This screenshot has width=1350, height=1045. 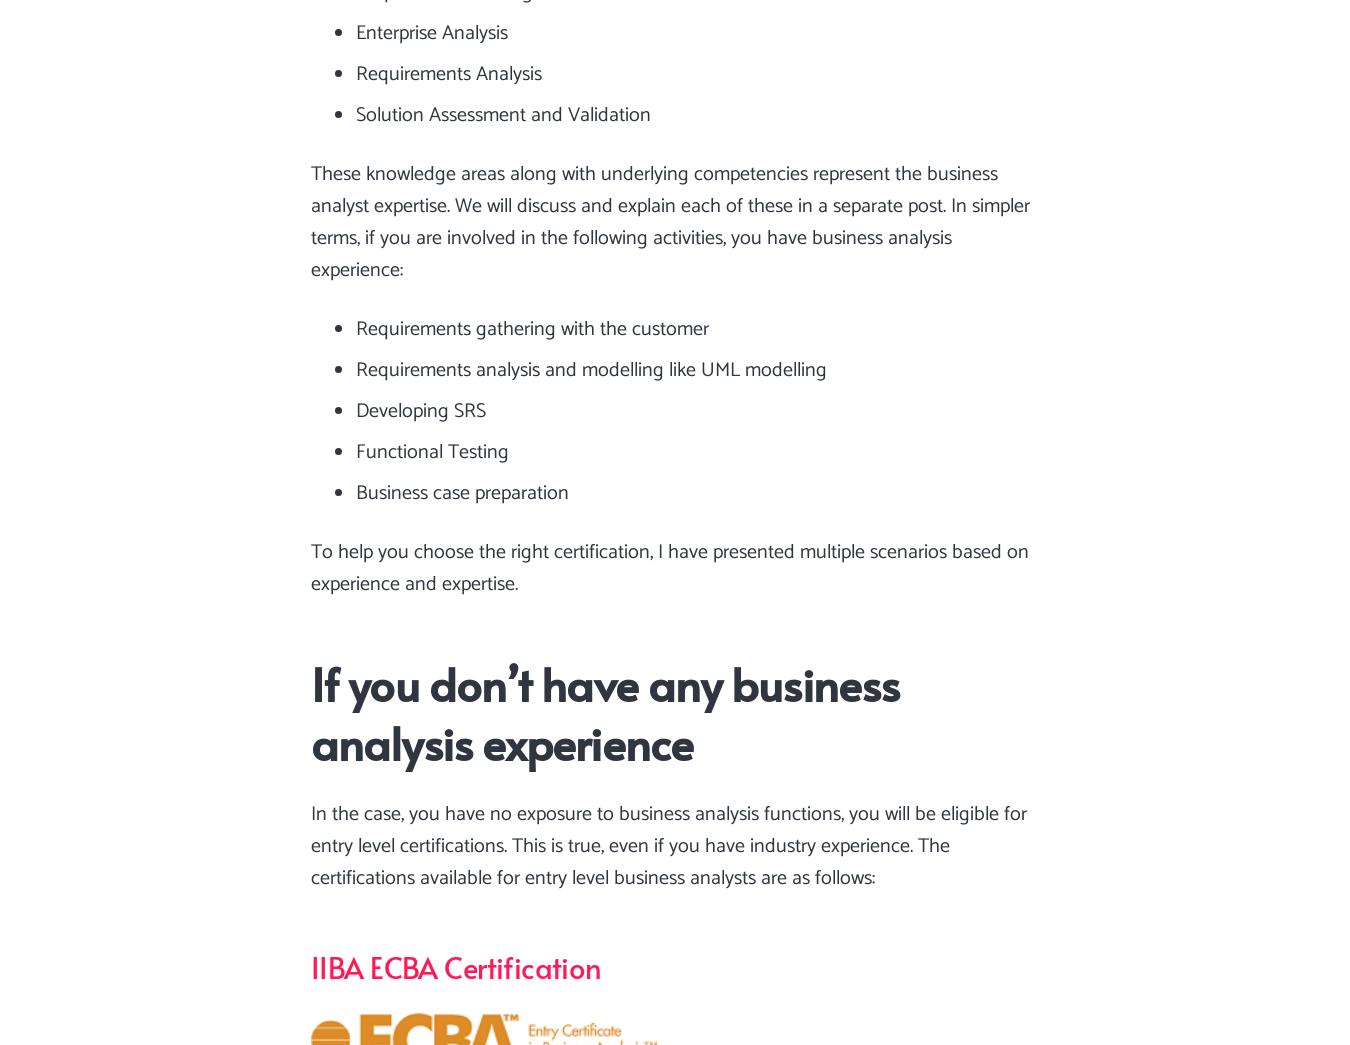 I want to click on 'To help you choose the right certification, I have presented multiple scenarios based on experience and expertise.', so click(x=670, y=568).